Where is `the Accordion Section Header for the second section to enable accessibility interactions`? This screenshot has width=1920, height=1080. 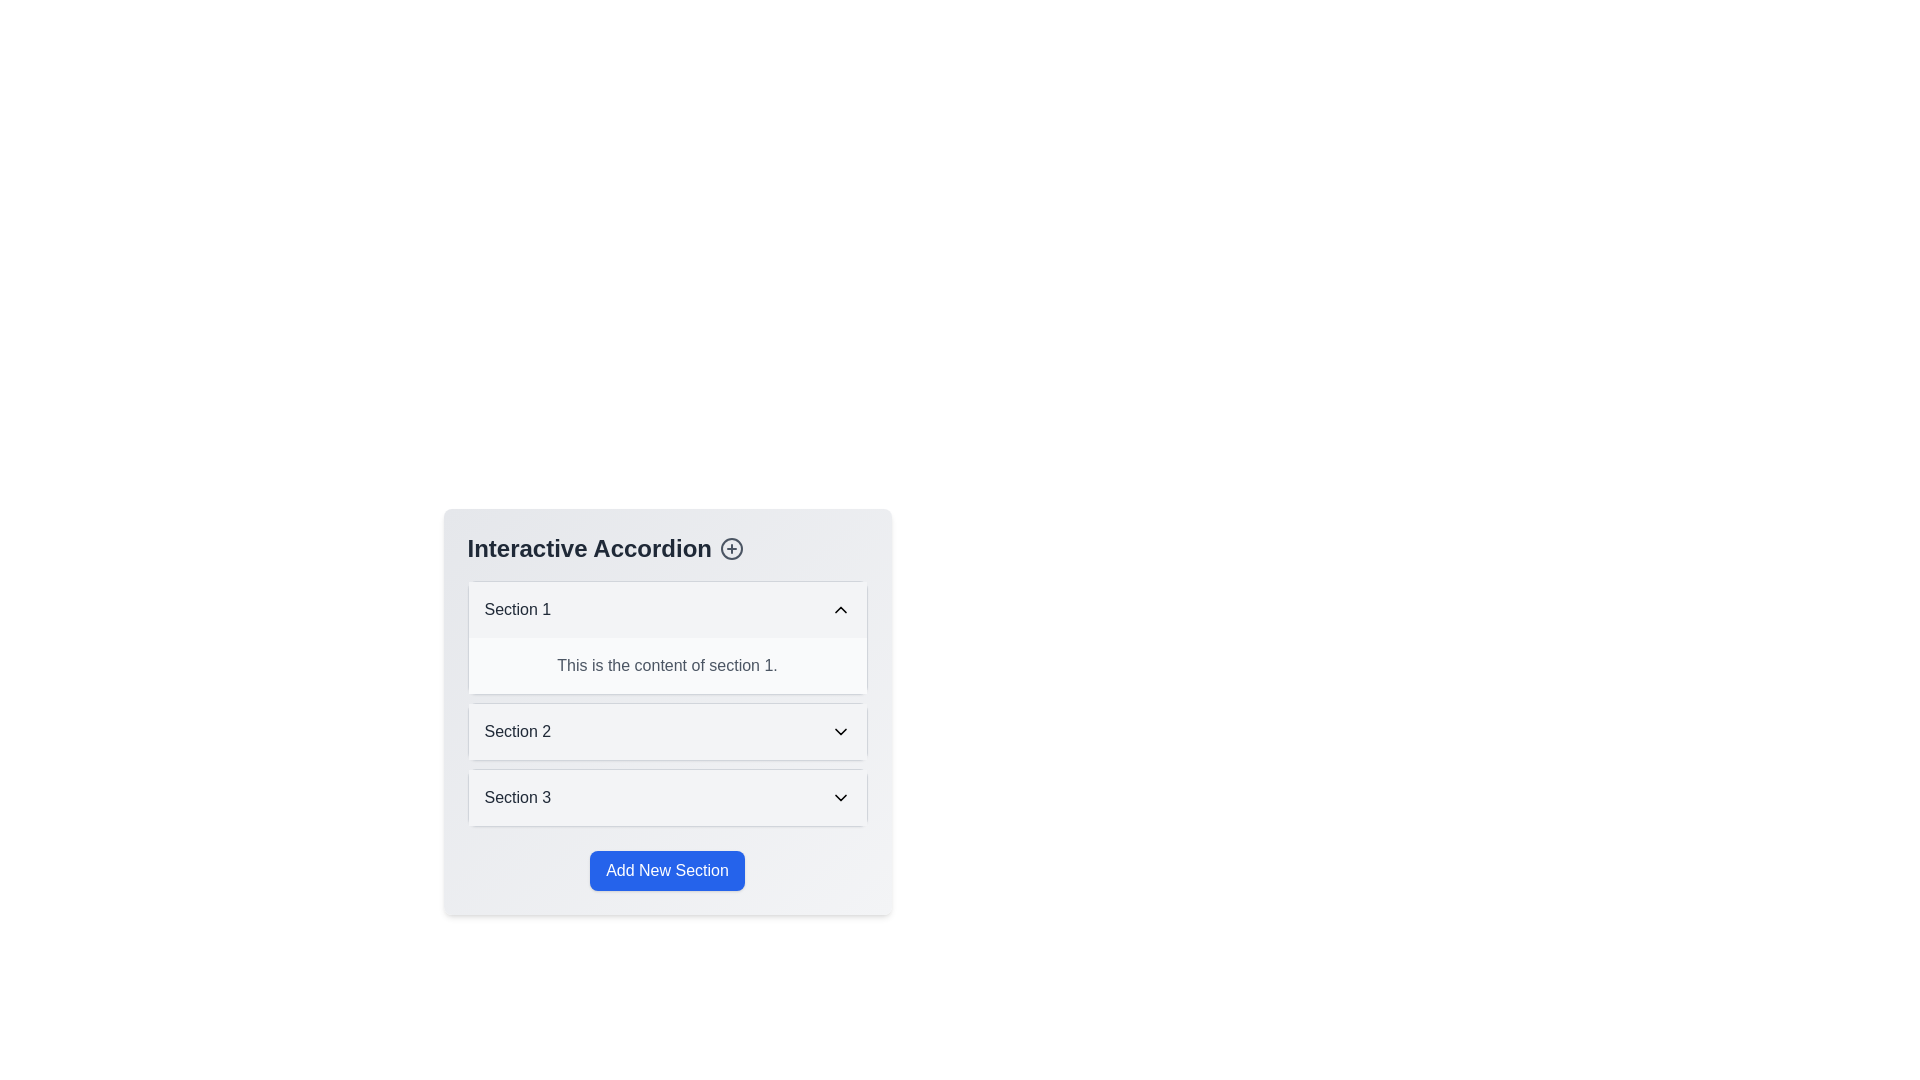
the Accordion Section Header for the second section to enable accessibility interactions is located at coordinates (667, 732).